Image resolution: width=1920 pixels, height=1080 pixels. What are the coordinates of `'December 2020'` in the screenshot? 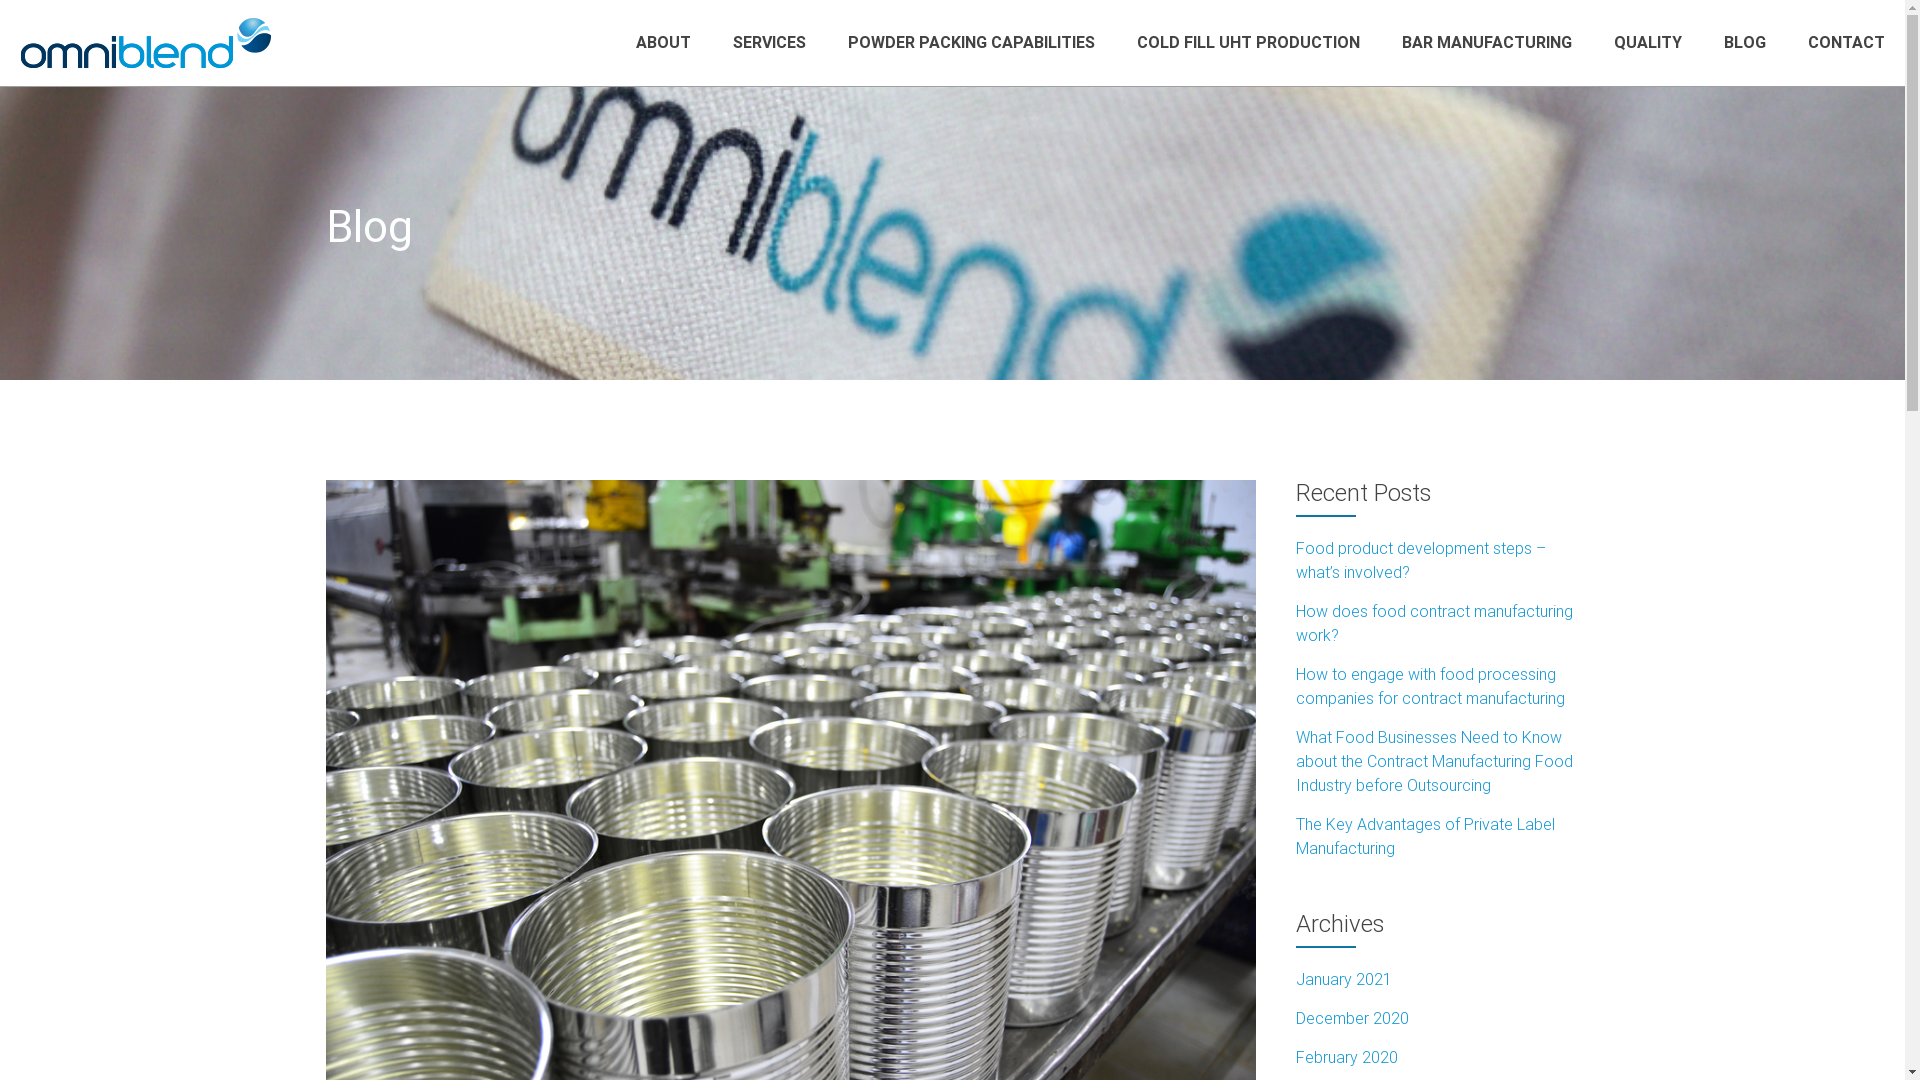 It's located at (1352, 1018).